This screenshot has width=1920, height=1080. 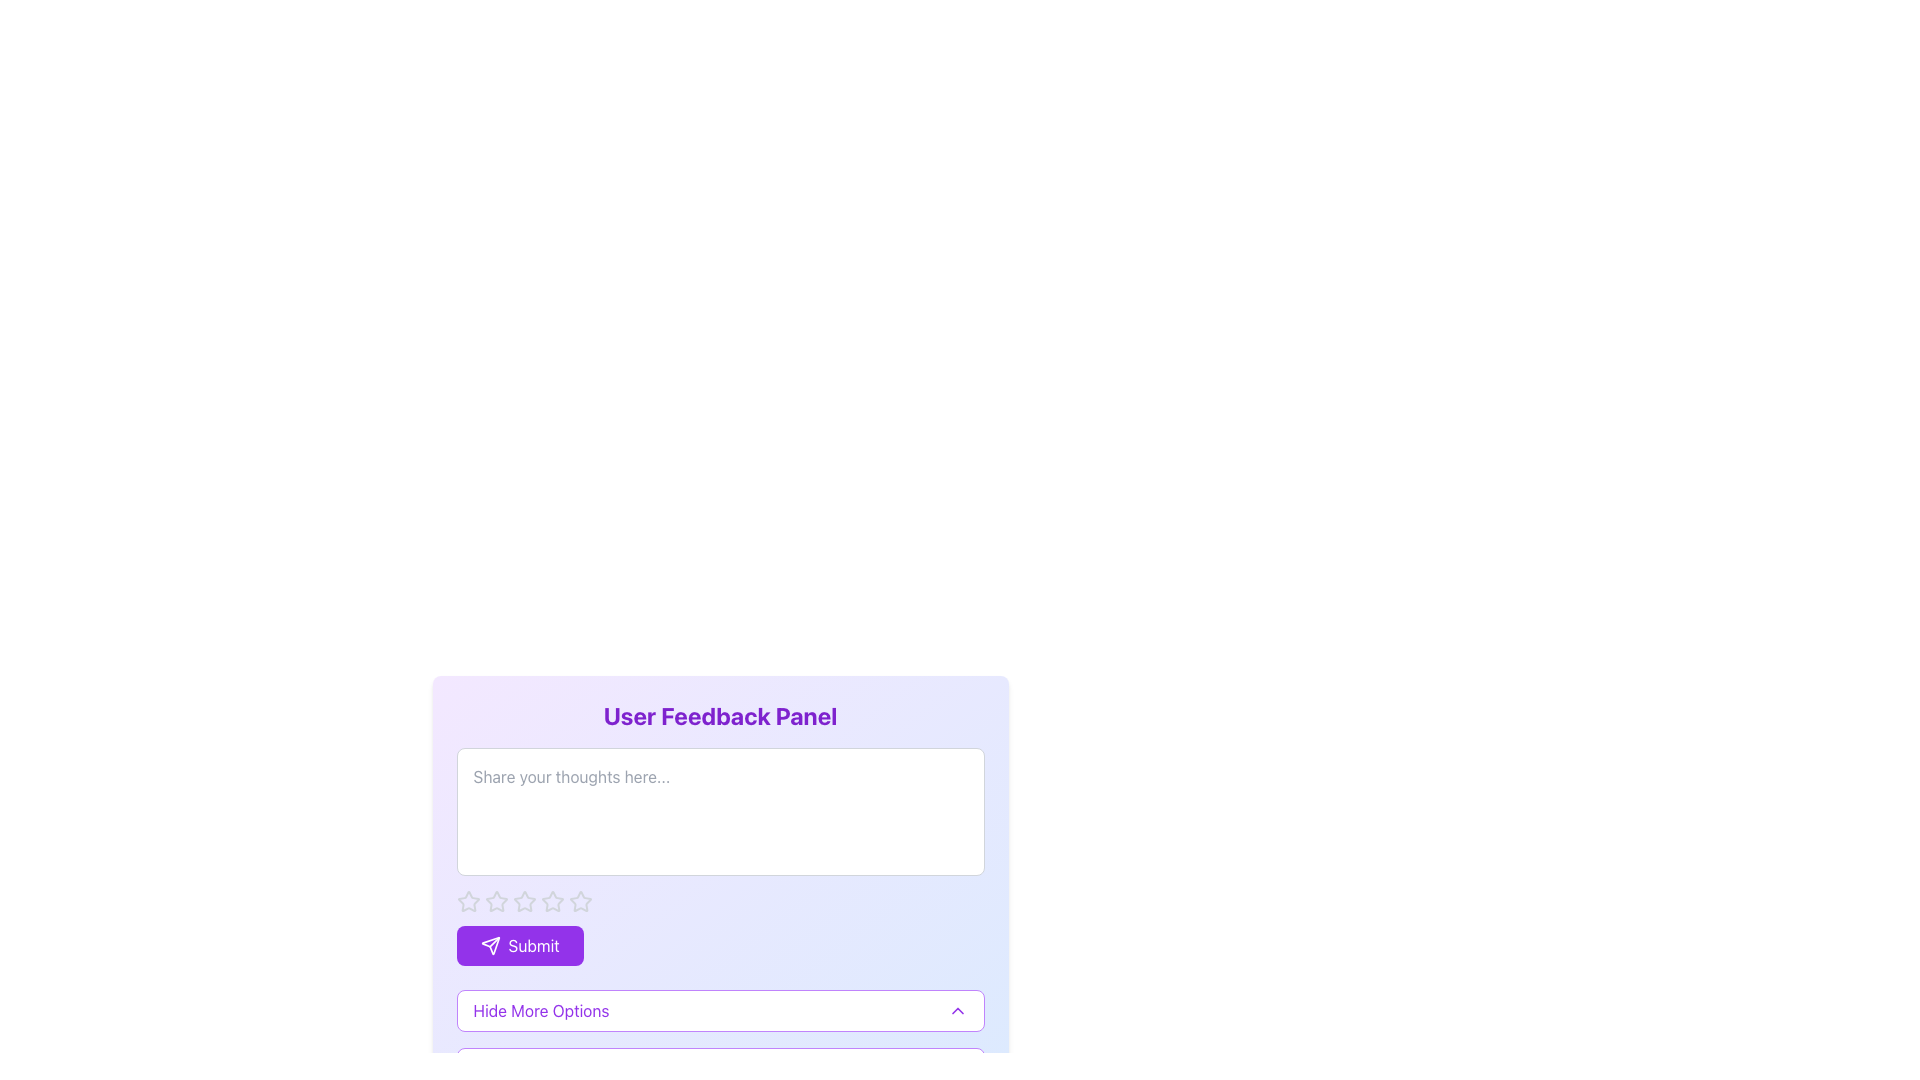 I want to click on the toggle button located below the Submit button, so click(x=720, y=1010).